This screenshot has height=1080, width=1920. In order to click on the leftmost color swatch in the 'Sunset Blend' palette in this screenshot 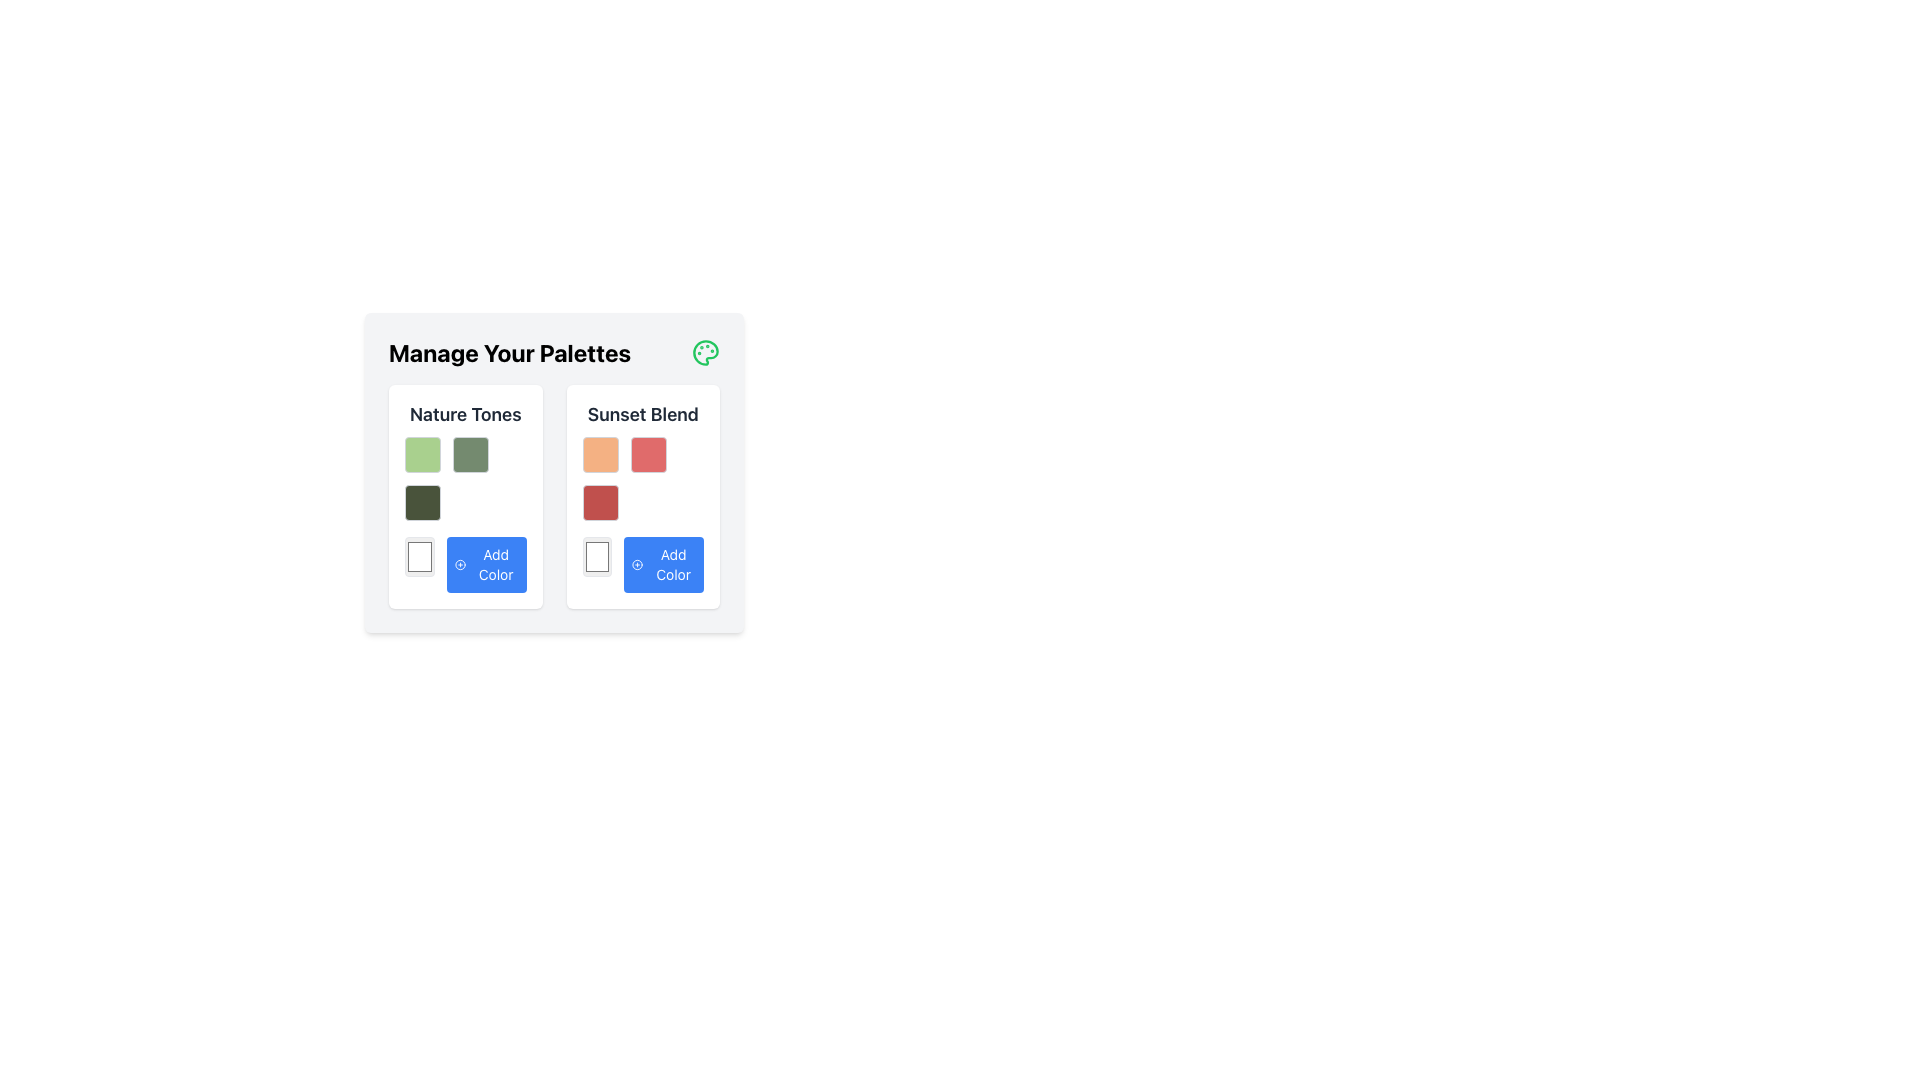, I will do `click(596, 556)`.